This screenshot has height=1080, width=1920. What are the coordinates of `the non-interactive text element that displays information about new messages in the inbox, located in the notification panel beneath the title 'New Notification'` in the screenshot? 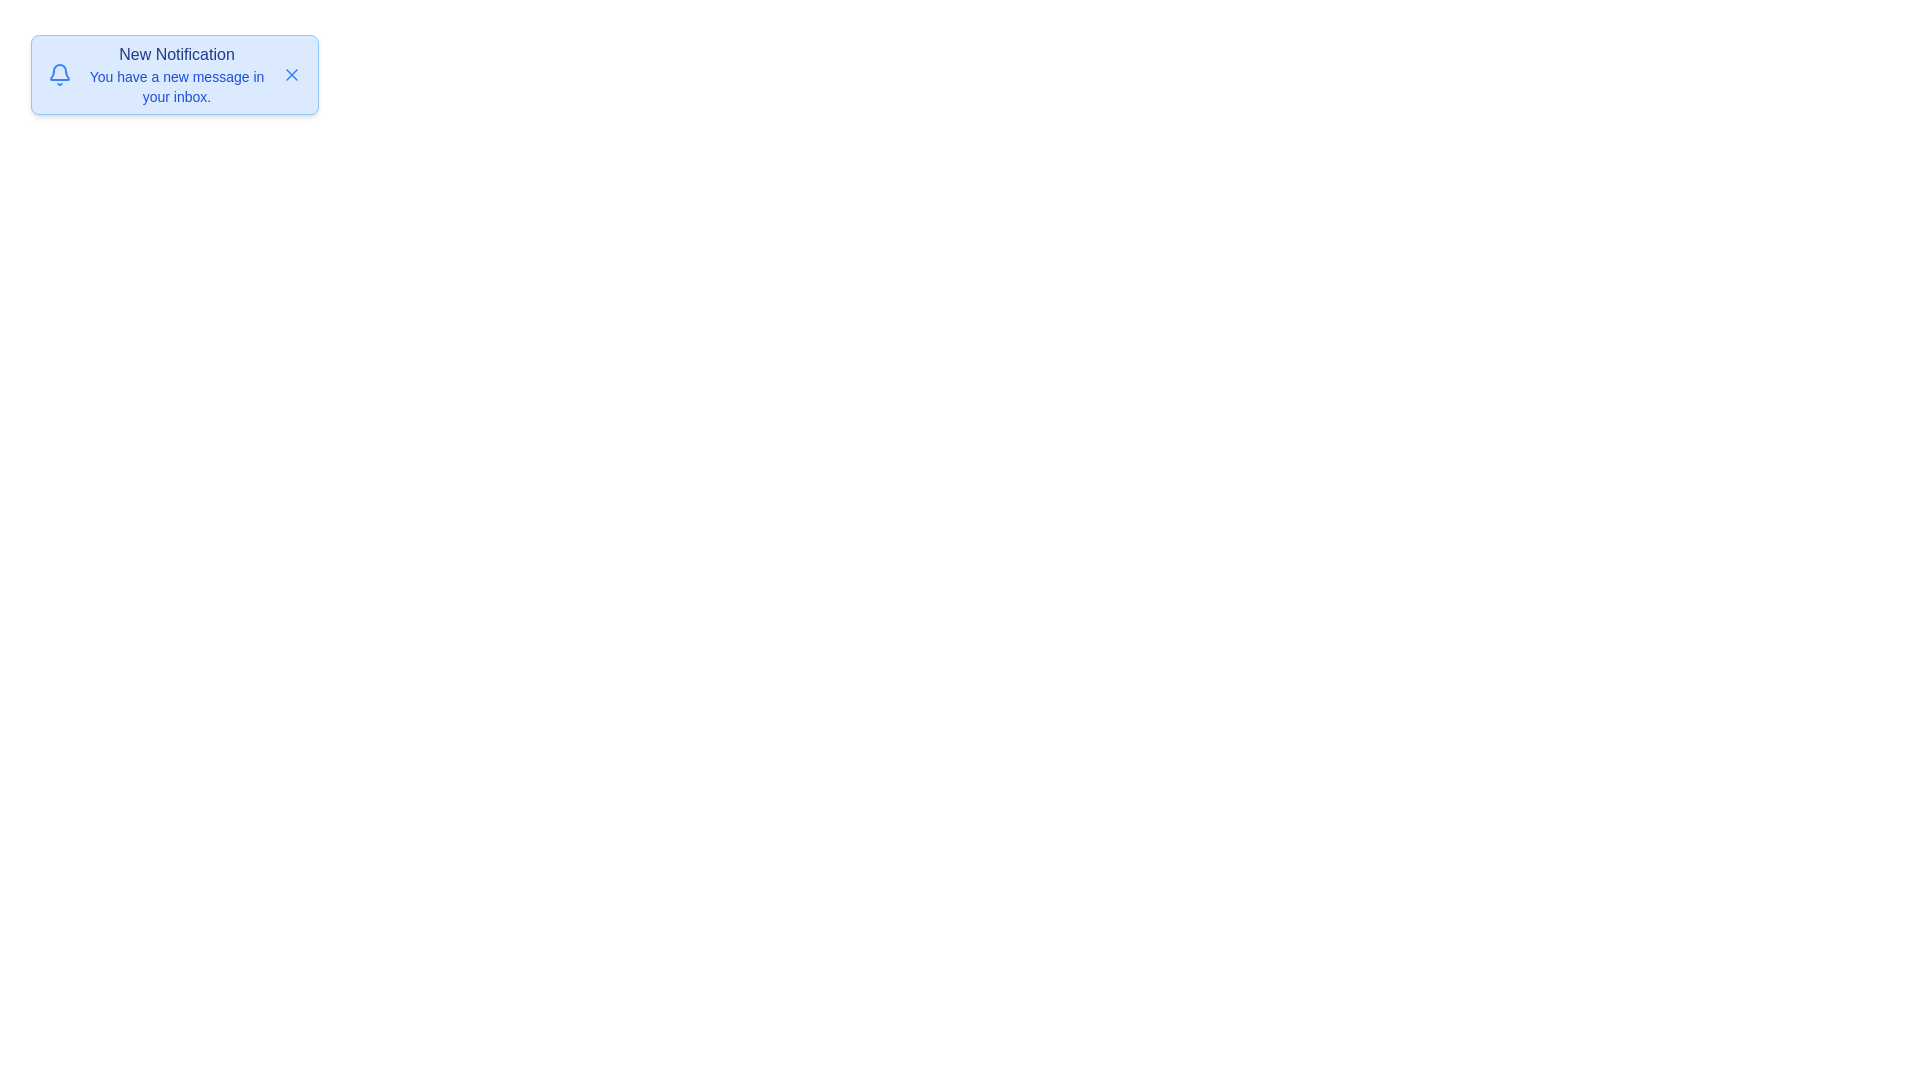 It's located at (177, 86).